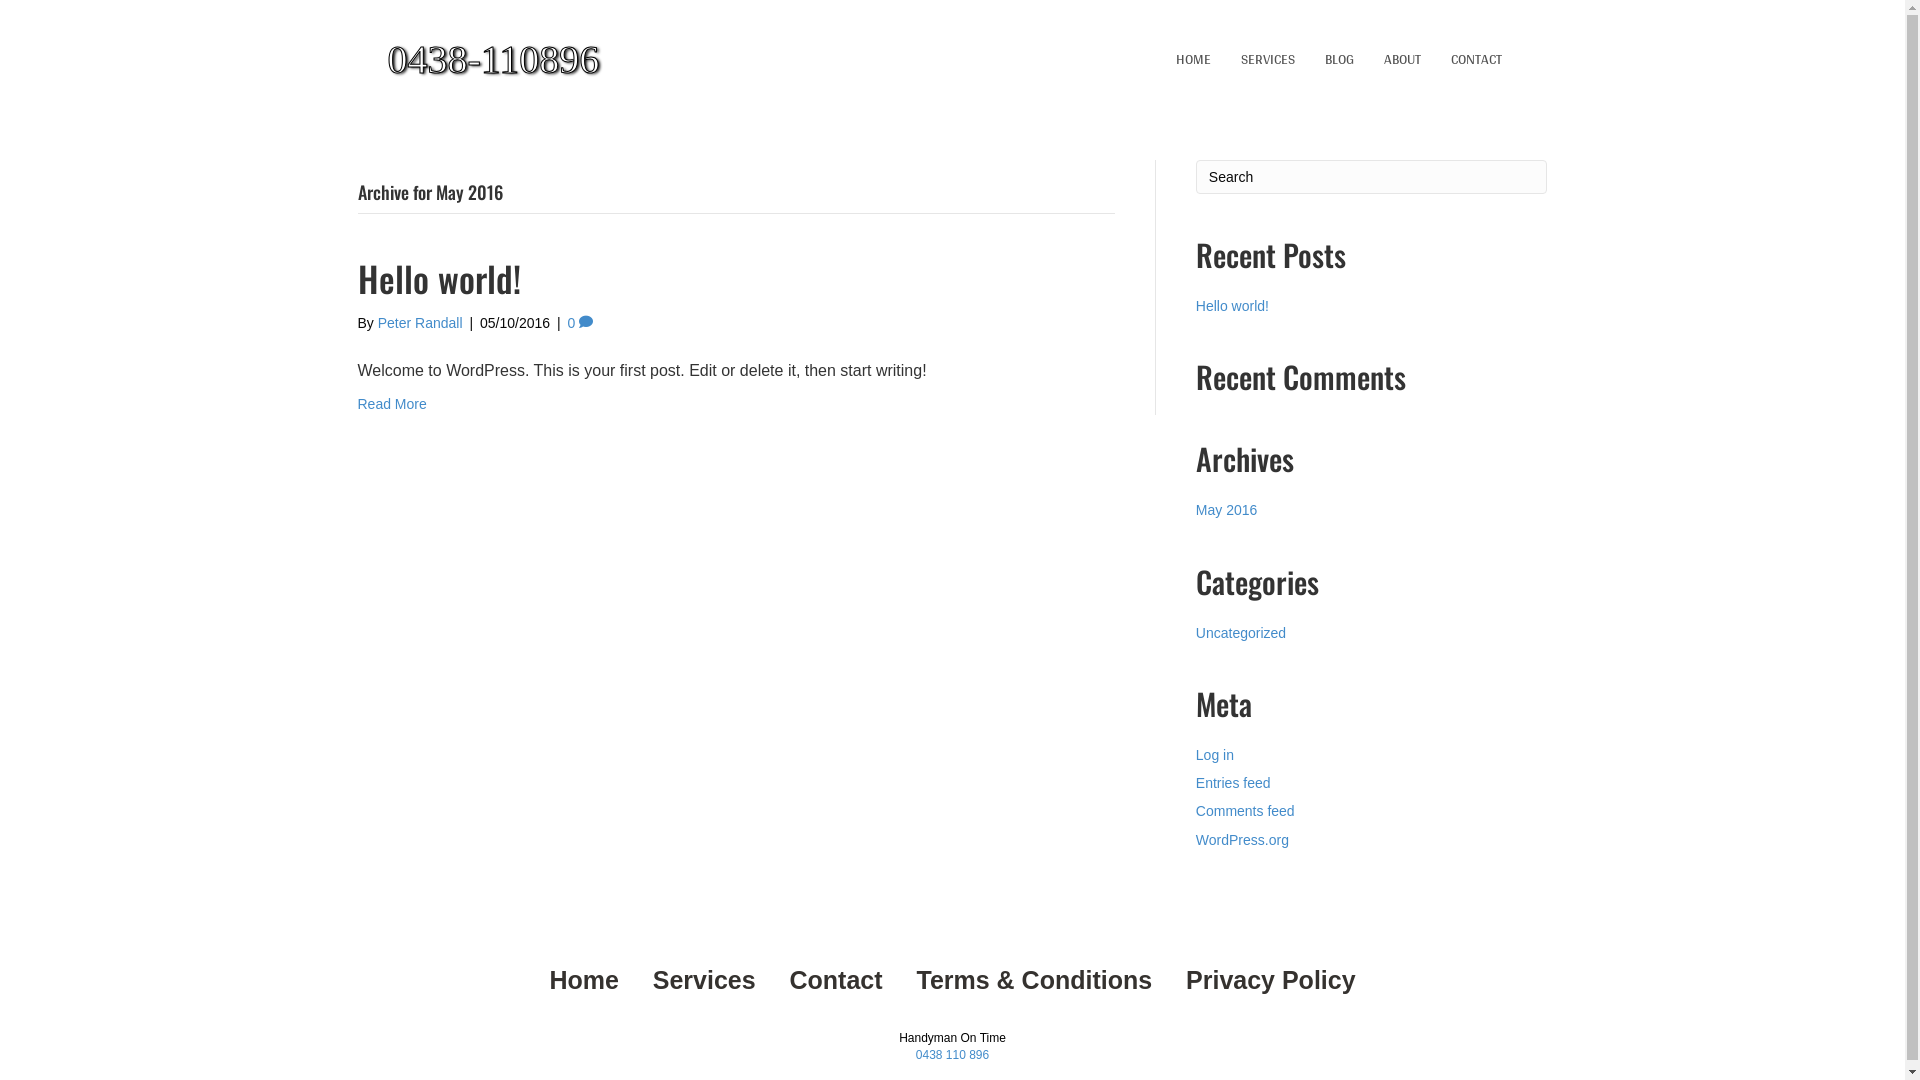  Describe the element at coordinates (1161, 59) in the screenshot. I see `'HOME'` at that location.